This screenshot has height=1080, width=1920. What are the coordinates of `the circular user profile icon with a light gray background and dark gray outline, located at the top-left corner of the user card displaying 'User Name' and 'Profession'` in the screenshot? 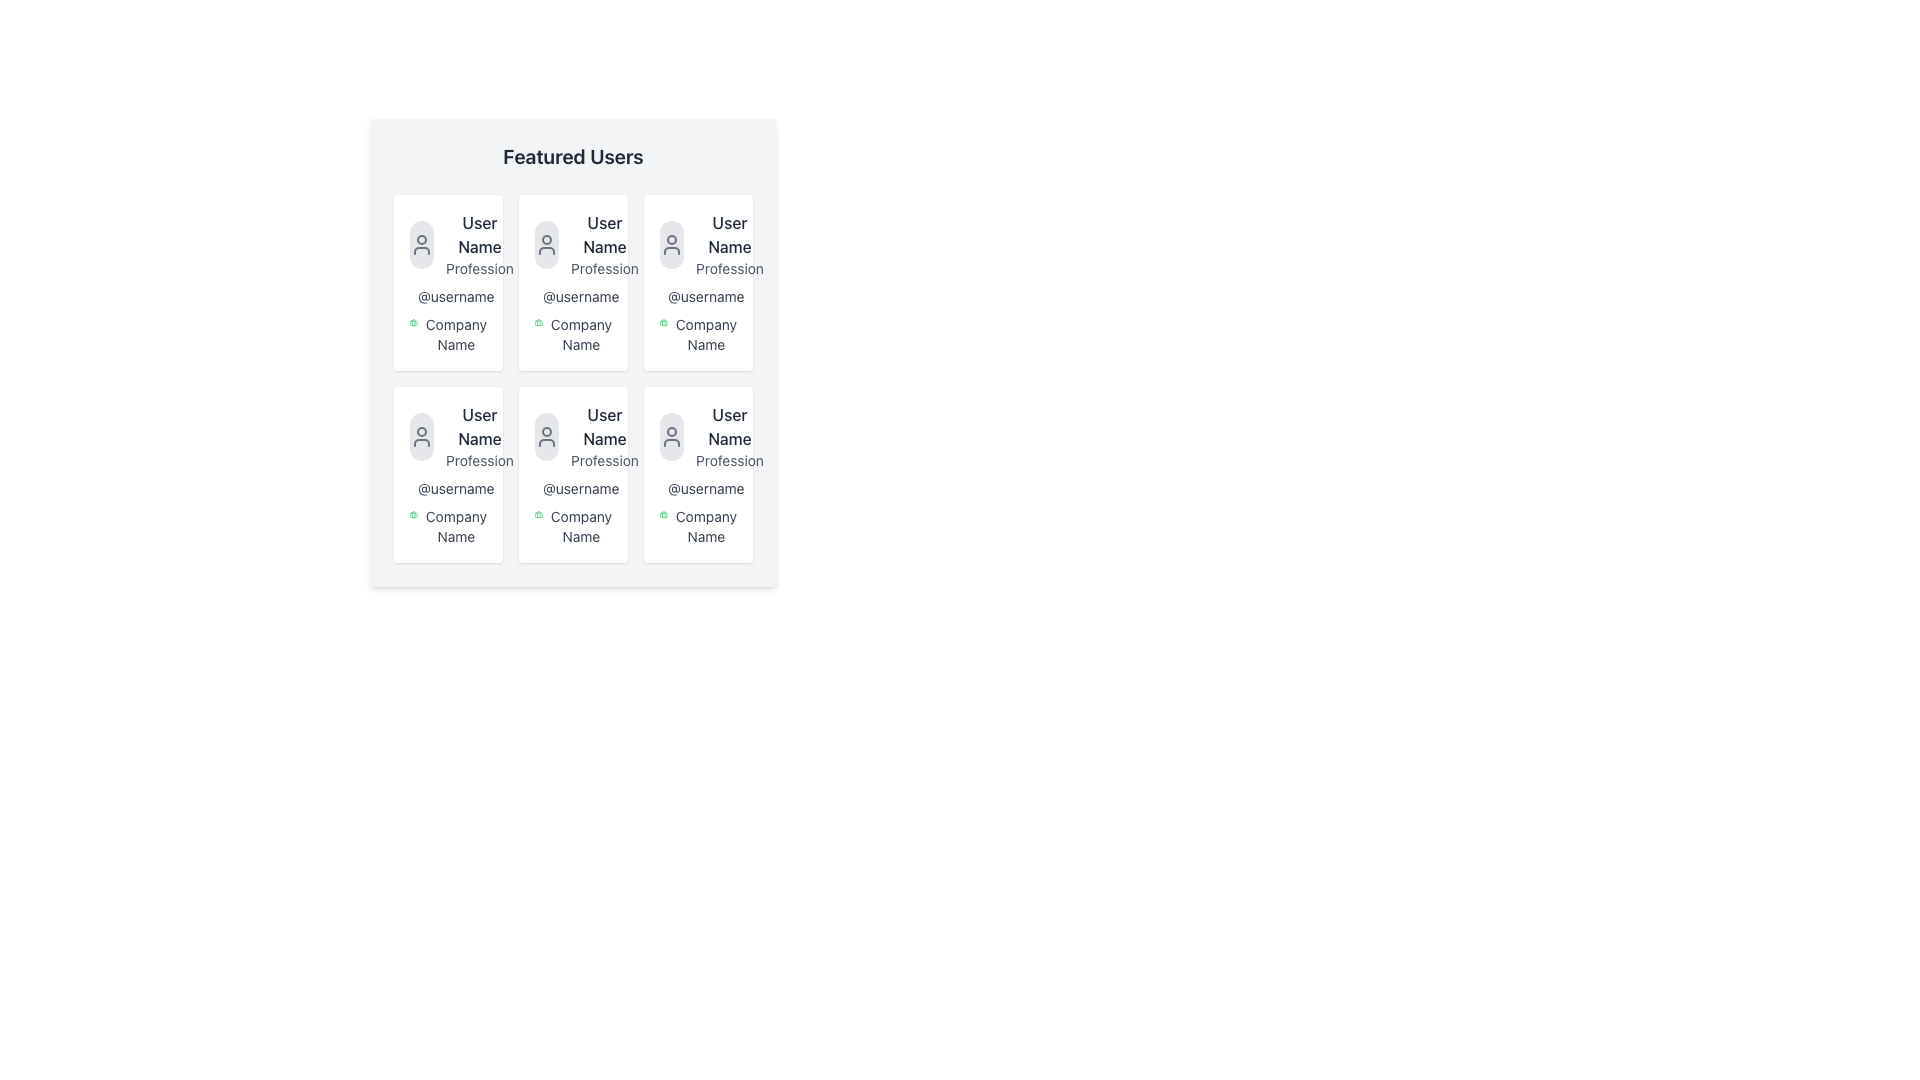 It's located at (421, 435).